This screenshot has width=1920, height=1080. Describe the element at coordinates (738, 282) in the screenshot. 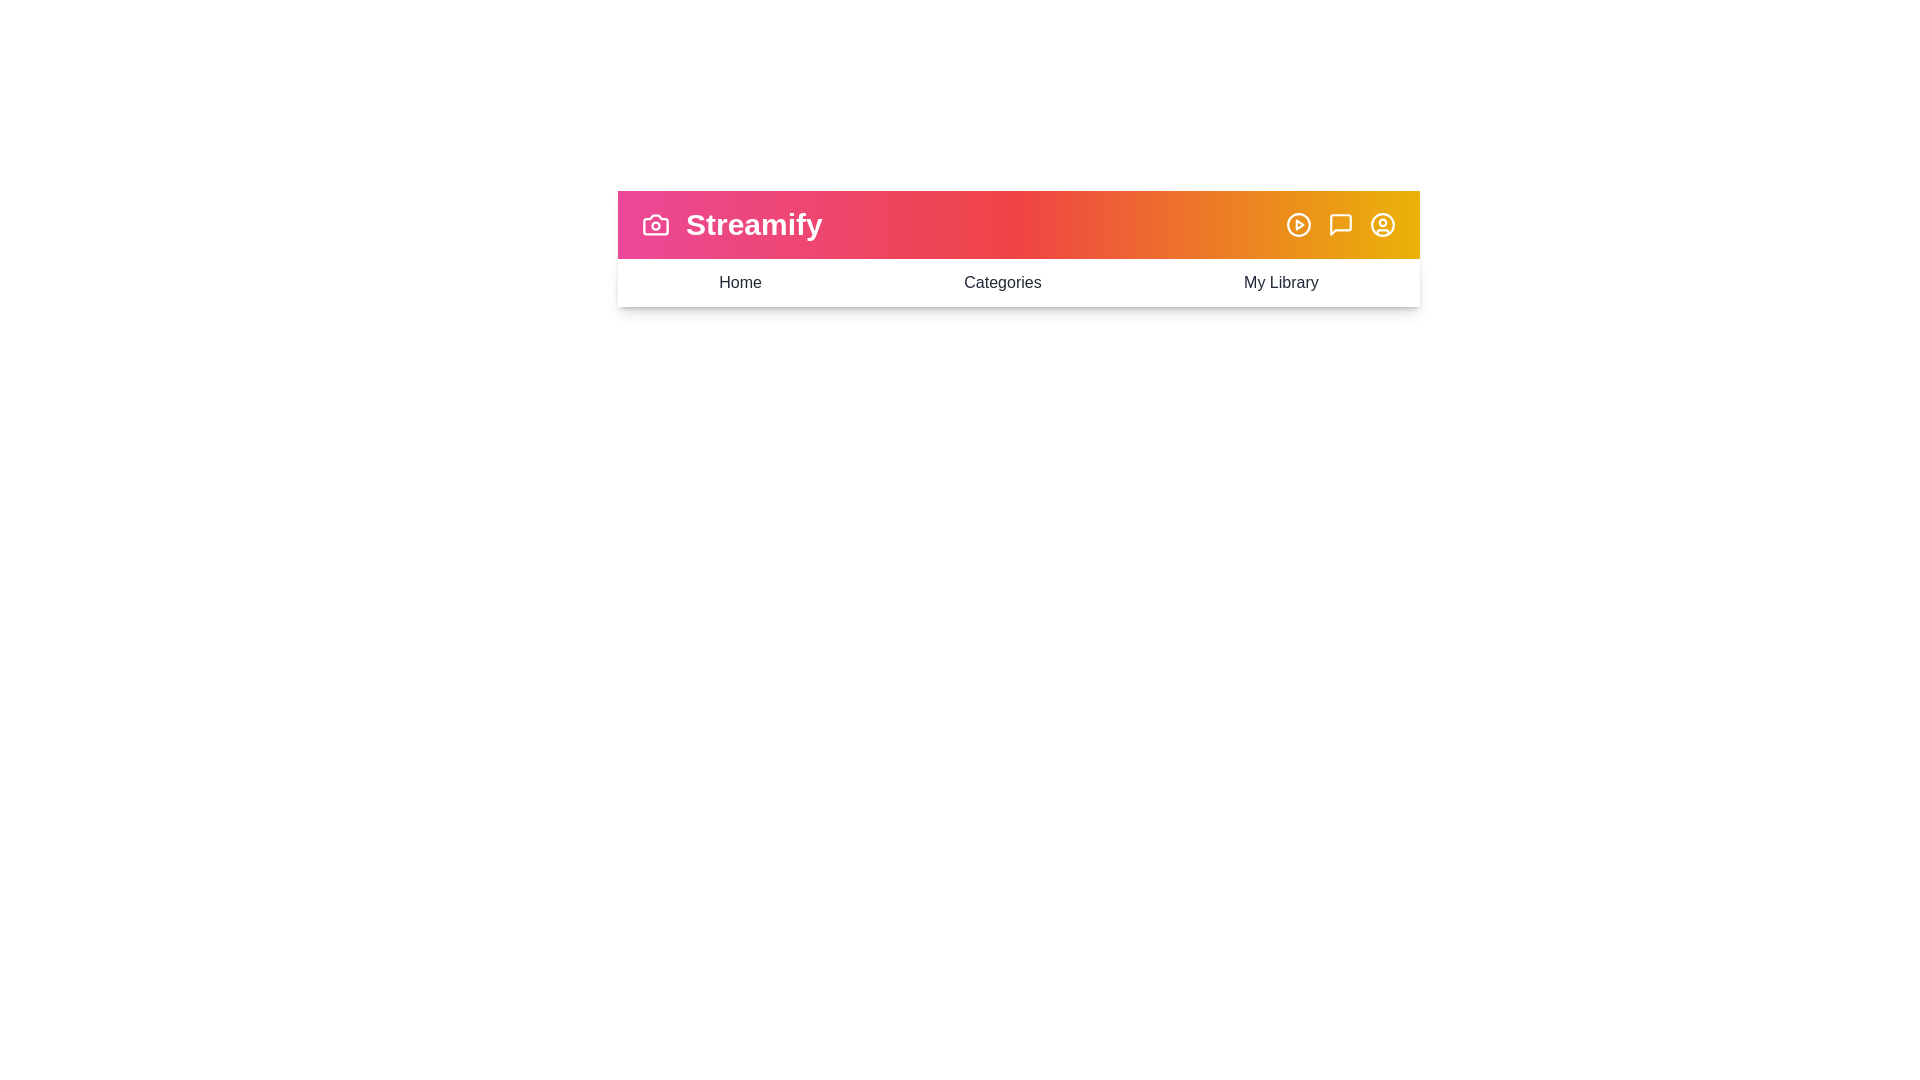

I see `the menu item labeled 'Home'` at that location.